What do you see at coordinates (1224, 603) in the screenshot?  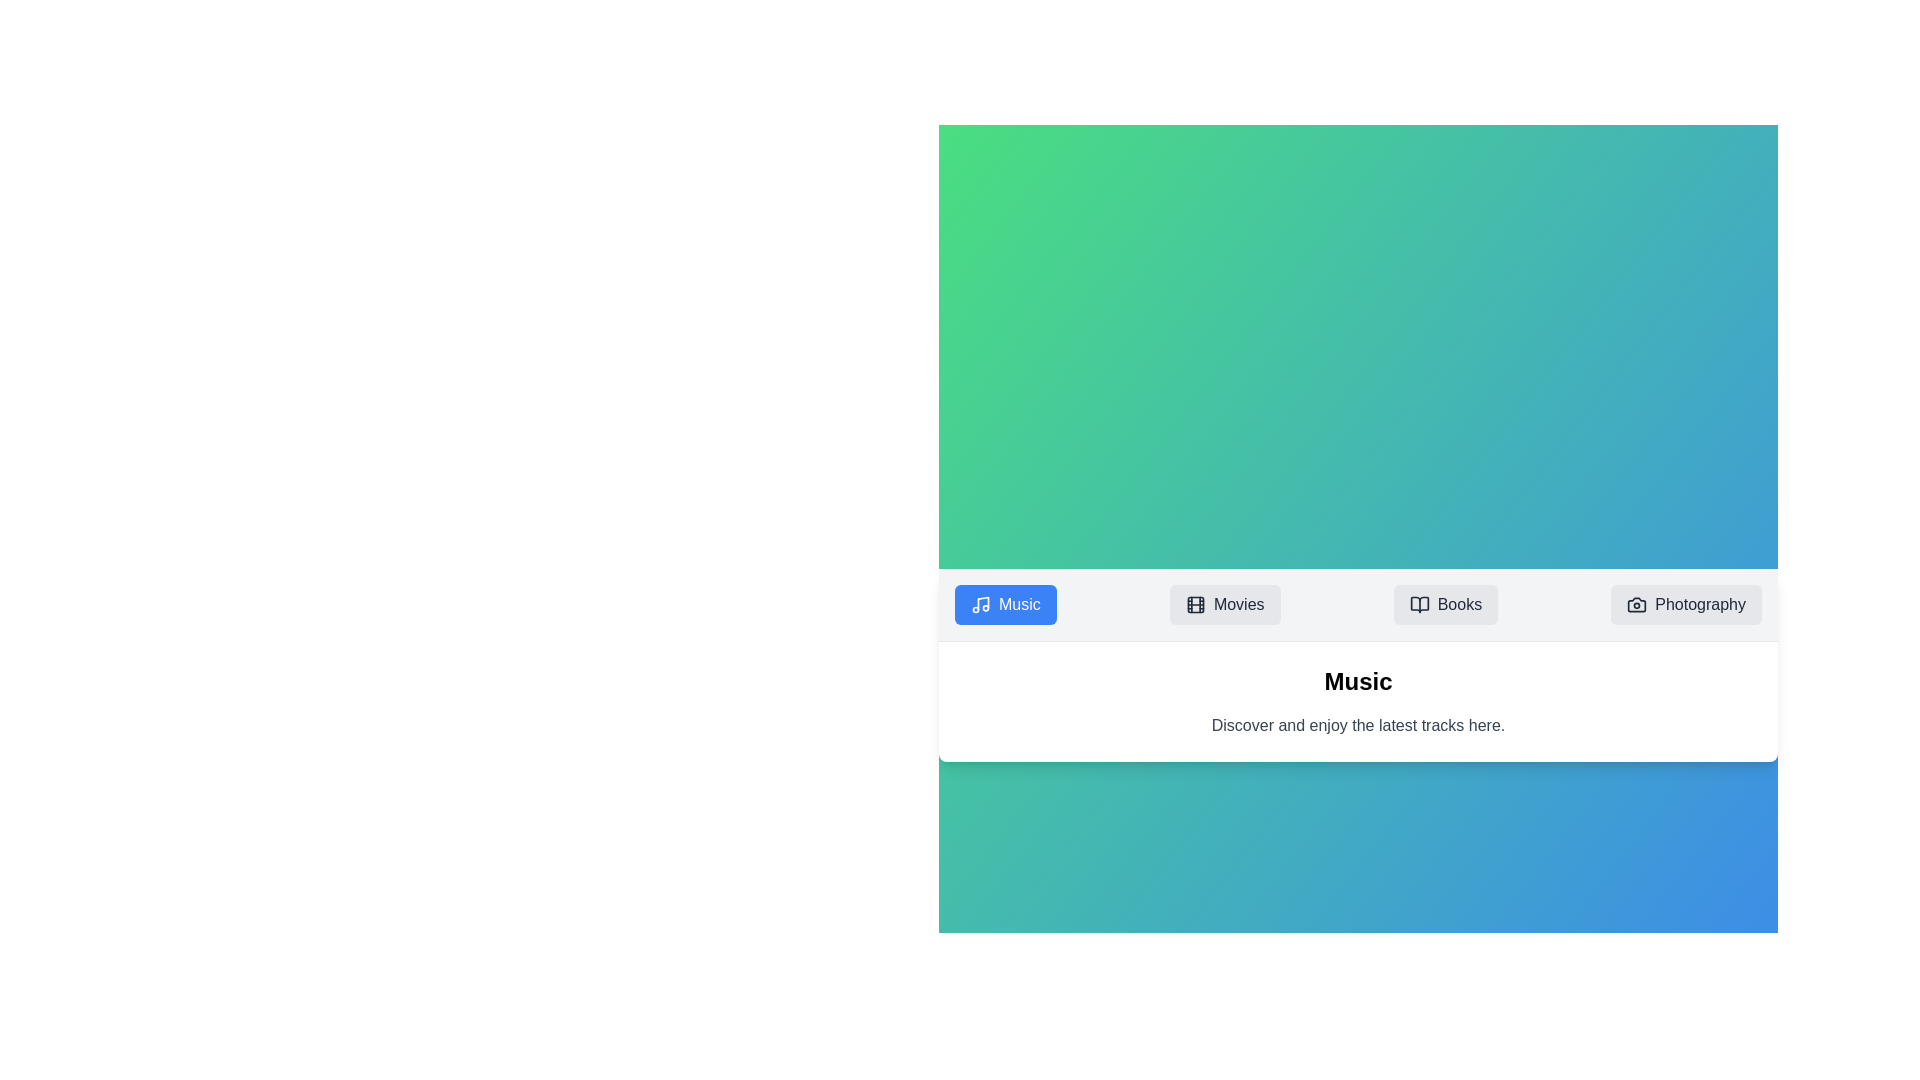 I see `the 'Movies' button, which is the second button in a sequence of options below a colored header` at bounding box center [1224, 603].